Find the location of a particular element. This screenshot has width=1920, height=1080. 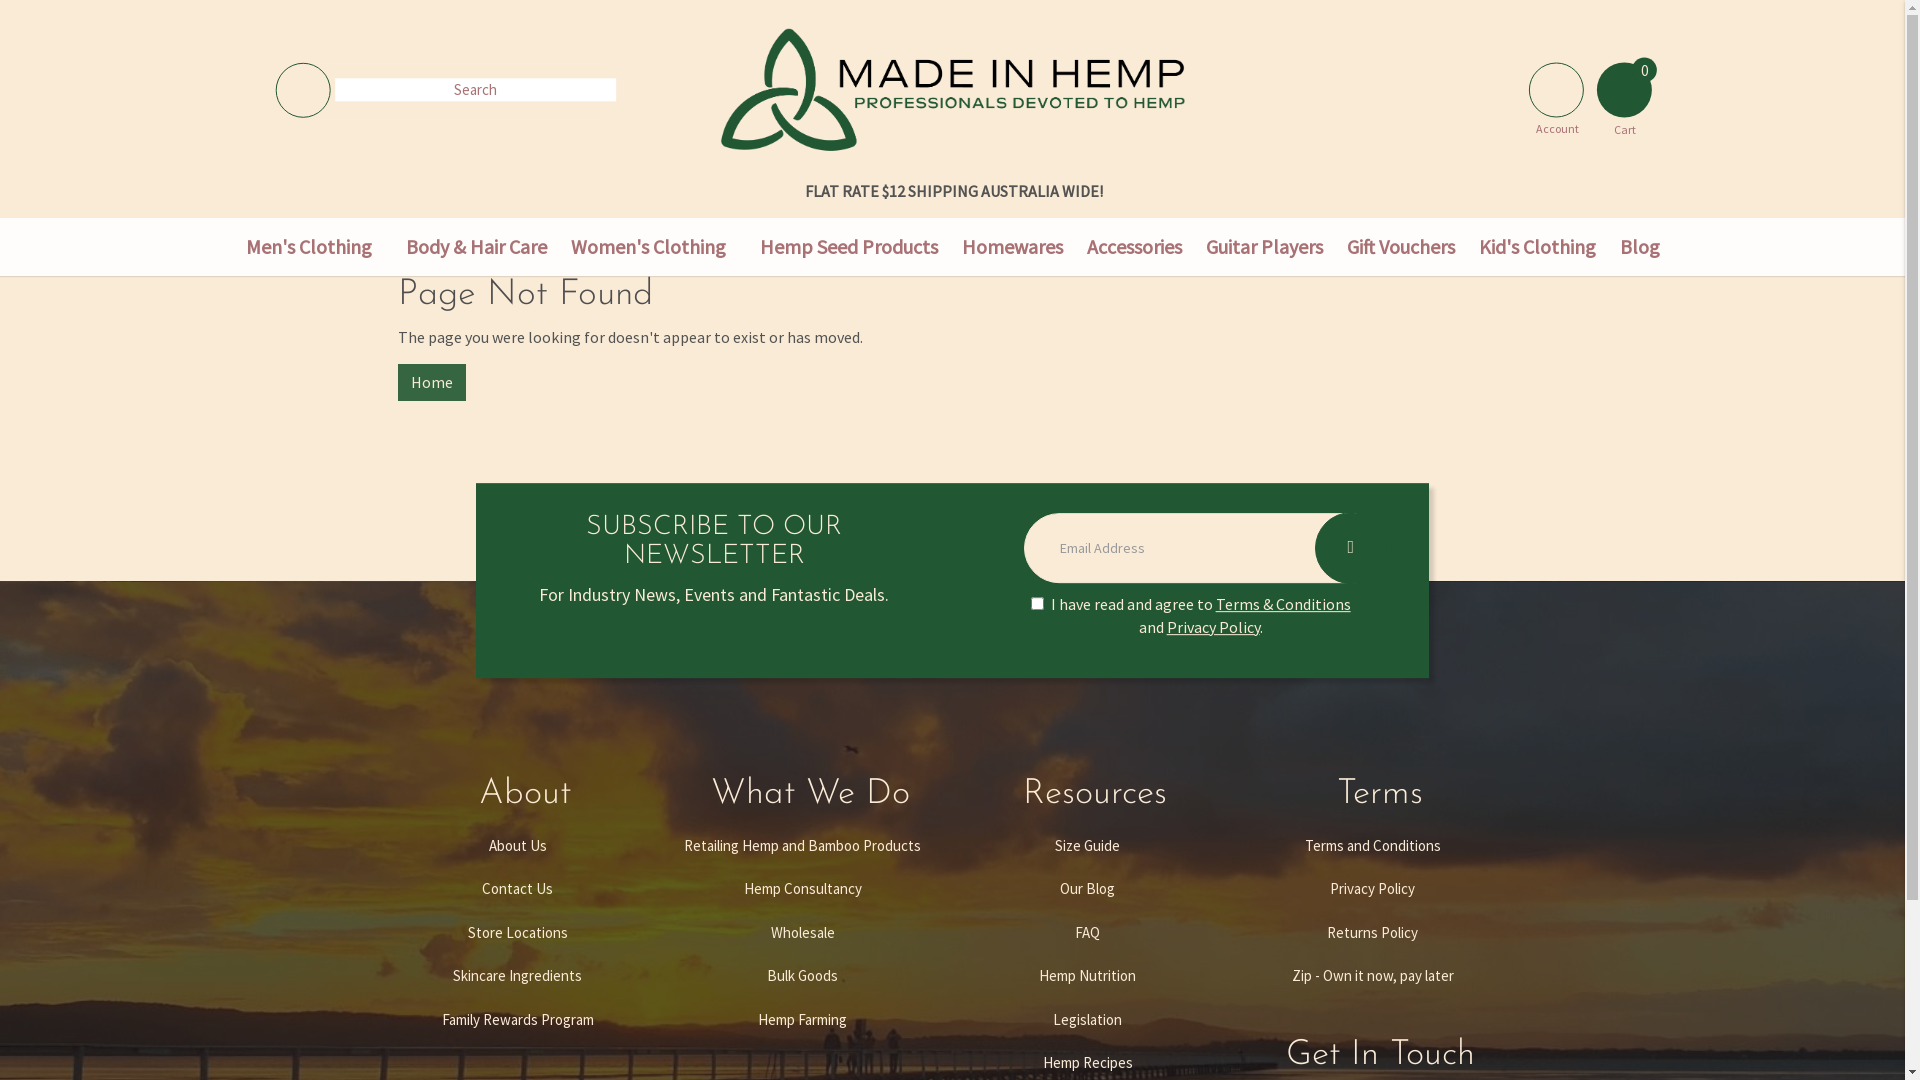

'Size Guide' is located at coordinates (1085, 845).